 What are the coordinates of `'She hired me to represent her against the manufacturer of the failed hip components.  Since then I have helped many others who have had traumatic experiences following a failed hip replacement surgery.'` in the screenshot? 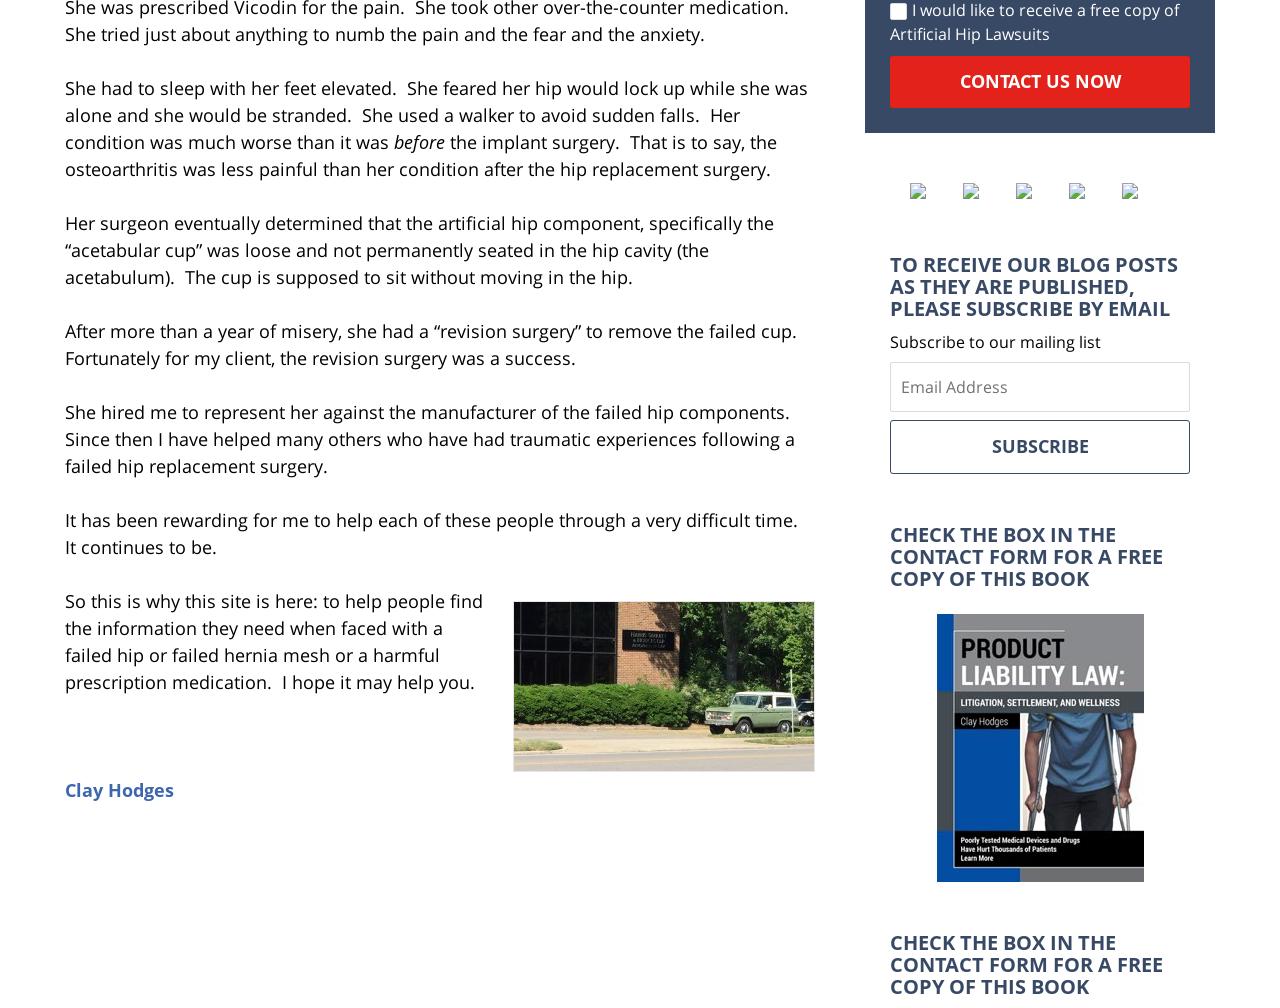 It's located at (65, 438).